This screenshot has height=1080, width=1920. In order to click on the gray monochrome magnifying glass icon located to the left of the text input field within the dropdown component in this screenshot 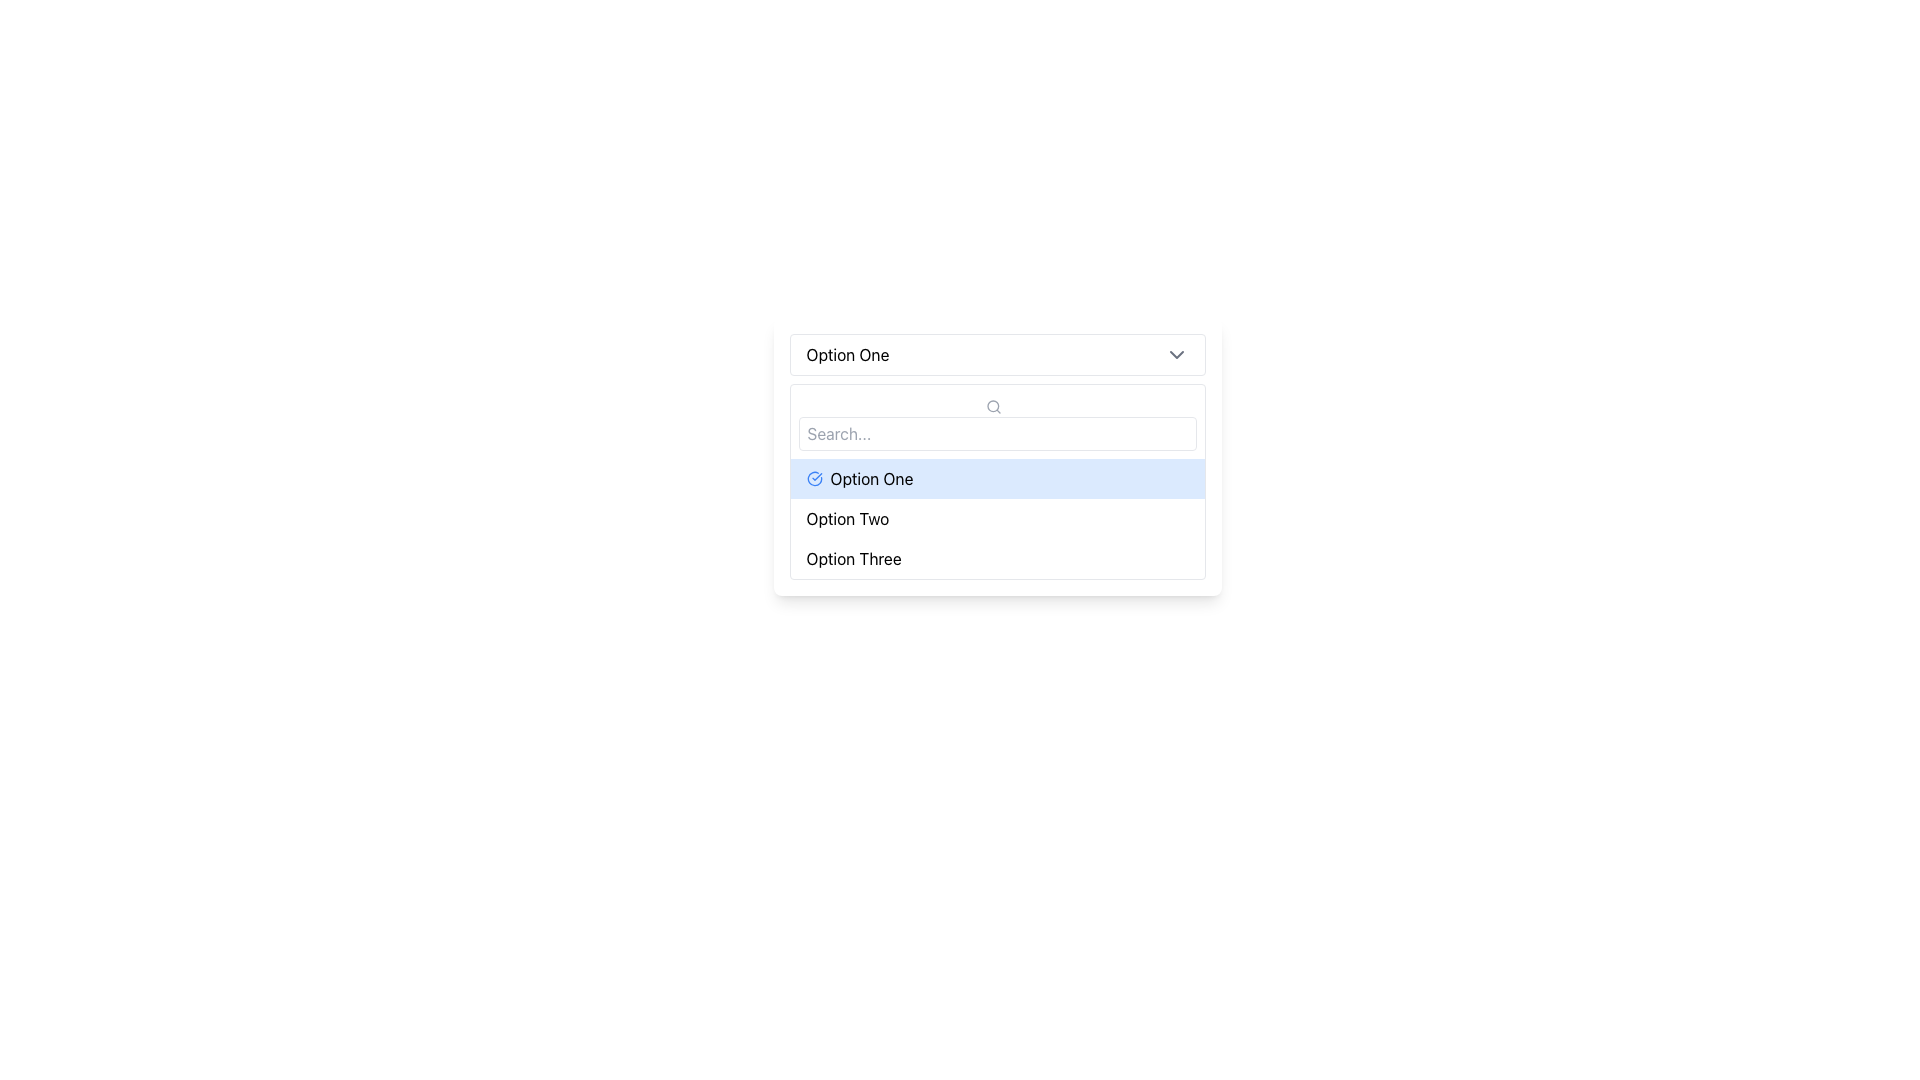, I will do `click(993, 405)`.